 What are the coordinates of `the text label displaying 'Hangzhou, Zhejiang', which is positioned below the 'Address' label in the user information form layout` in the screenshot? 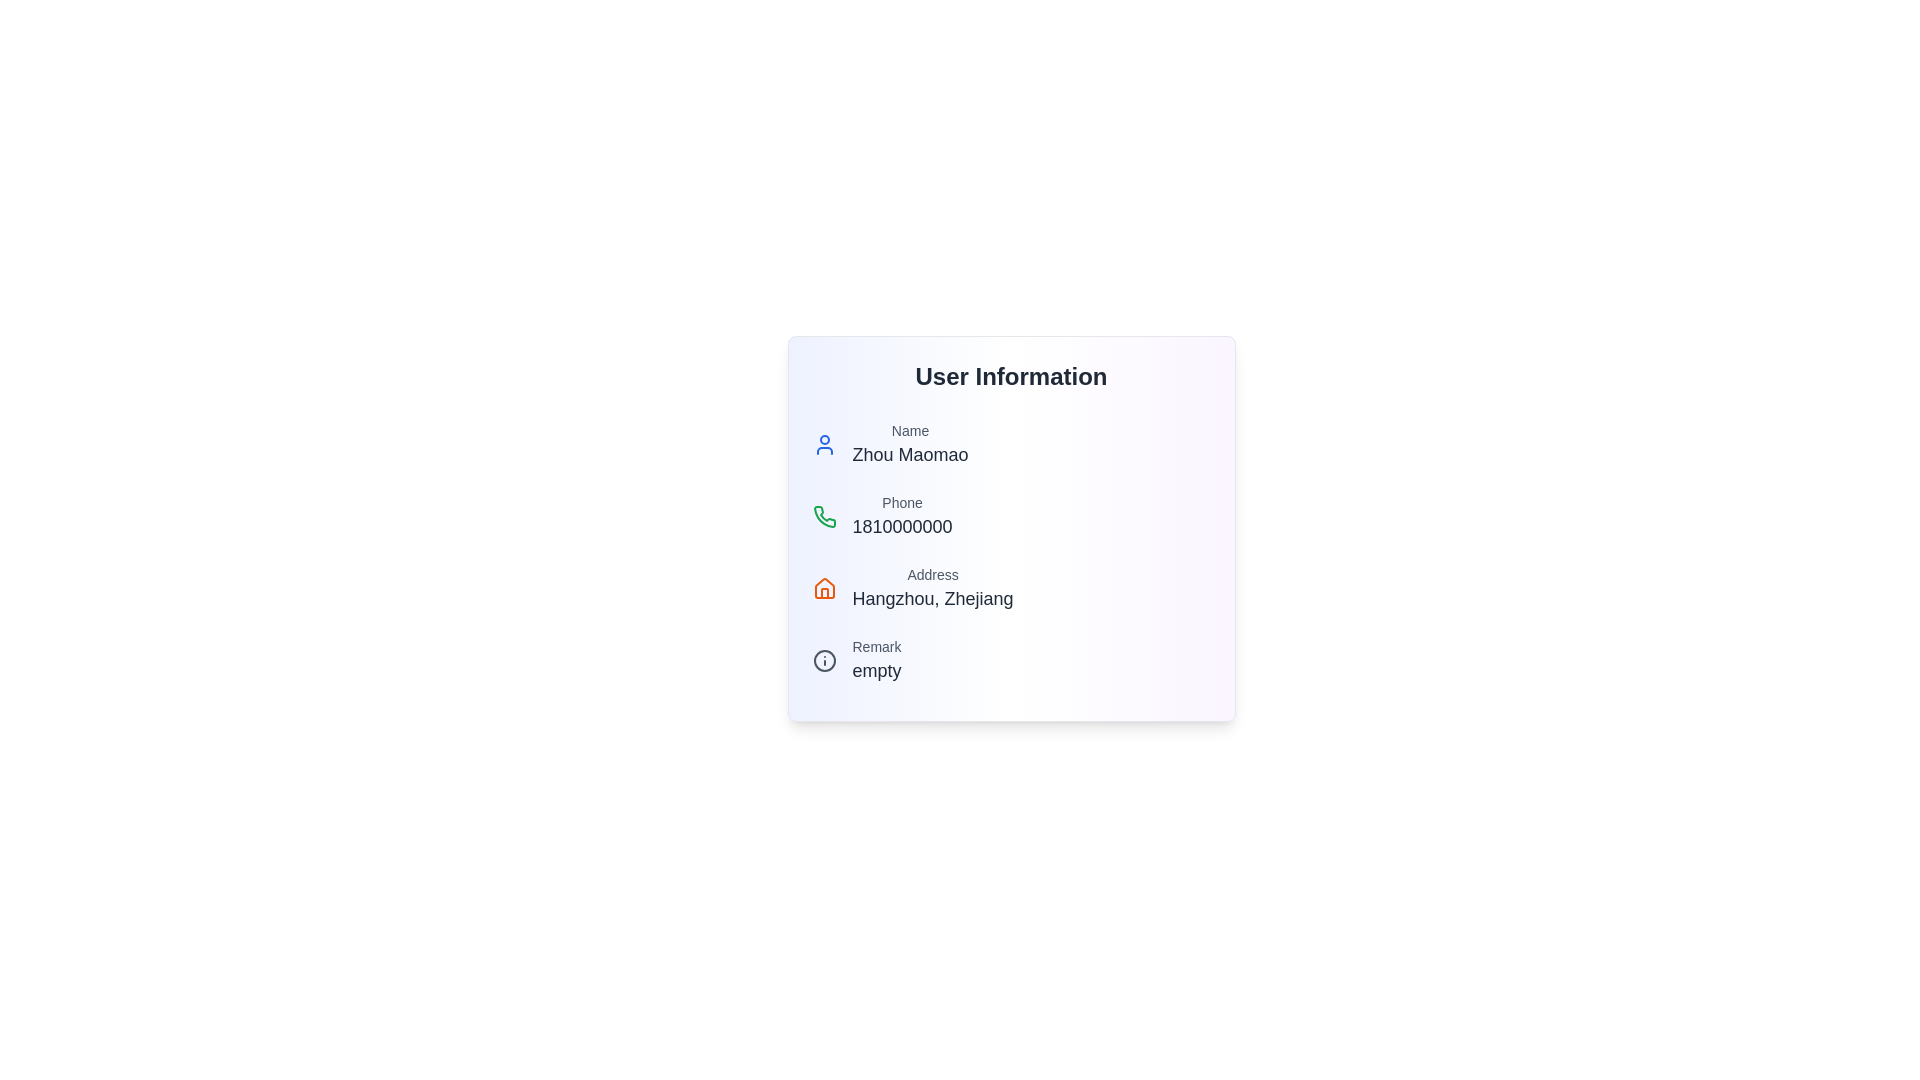 It's located at (932, 597).